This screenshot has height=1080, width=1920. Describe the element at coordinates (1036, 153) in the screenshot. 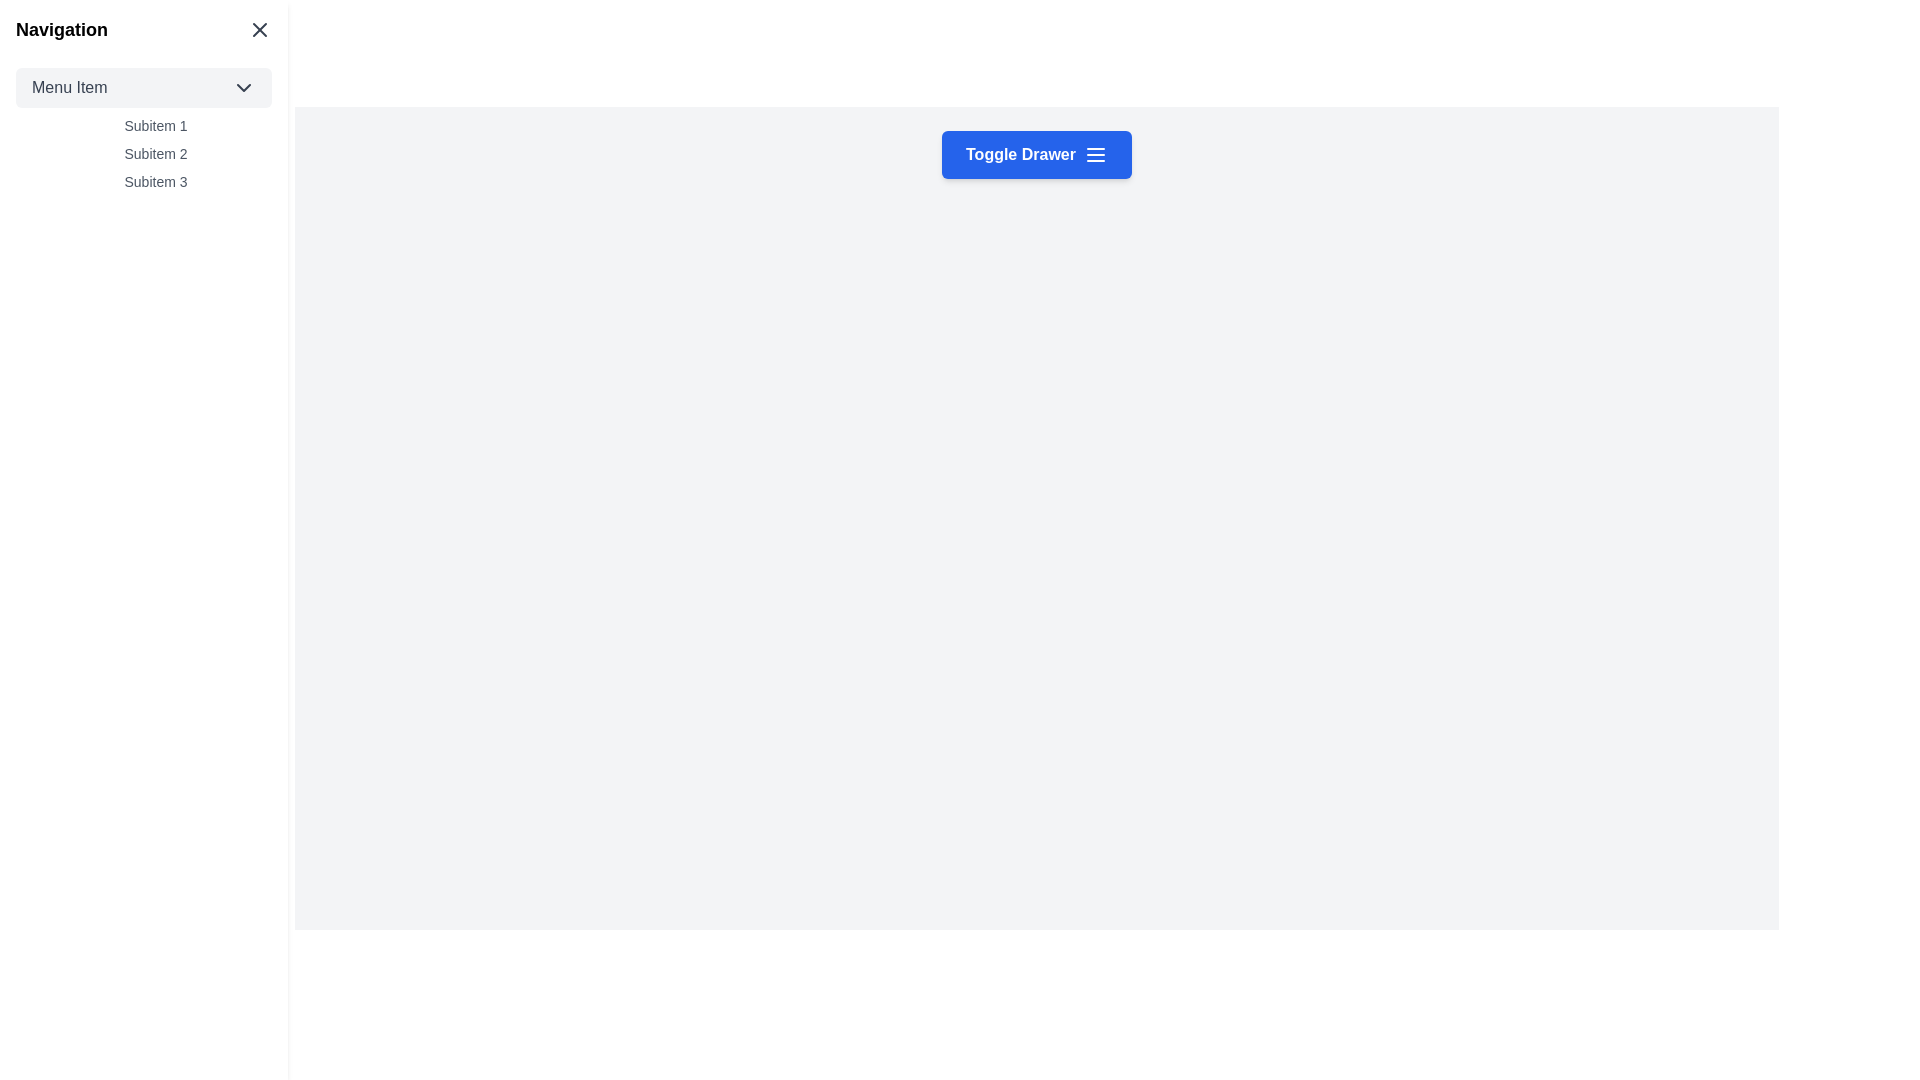

I see `the 'Toggle Drawer' button with a blue background and bold white text` at that location.